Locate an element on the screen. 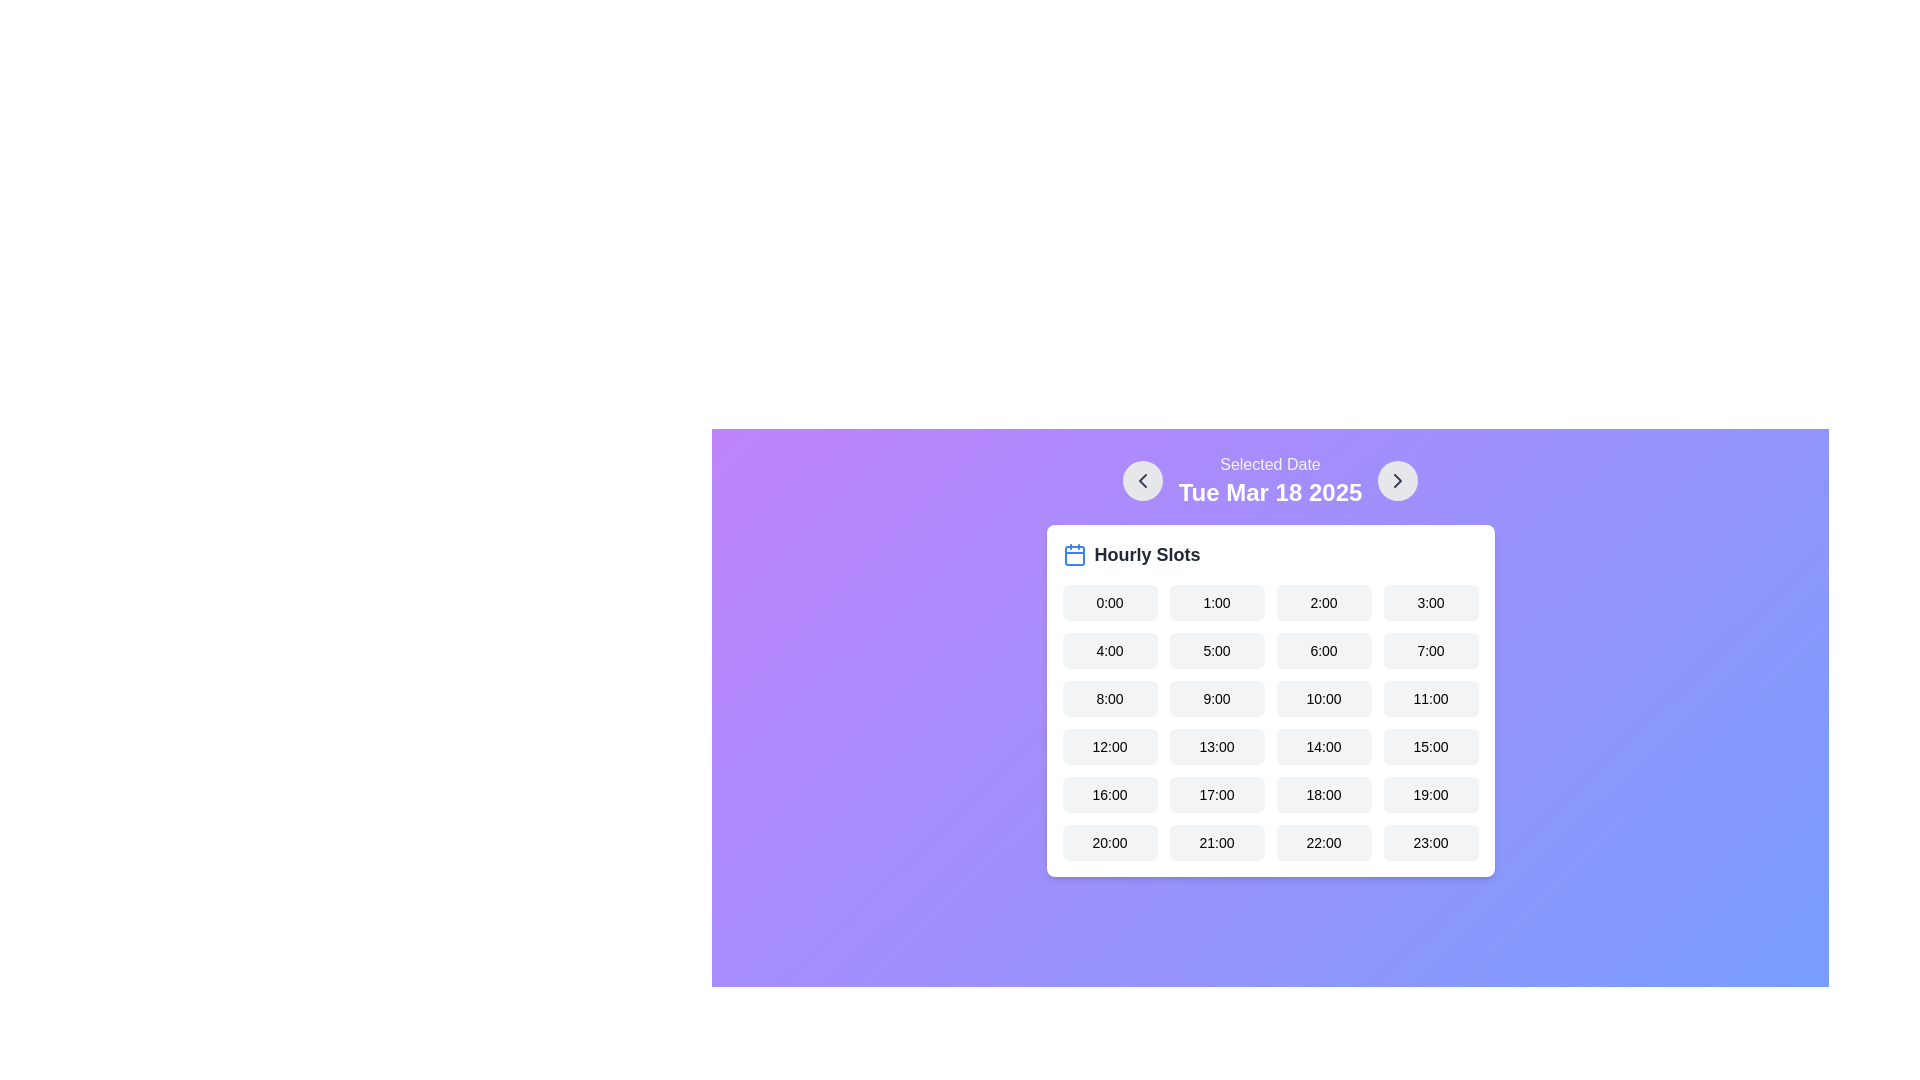  the button representing the time slot '18:00' located in the fifth row and third column of the grid within the 'Hourly Slots' card is located at coordinates (1324, 793).